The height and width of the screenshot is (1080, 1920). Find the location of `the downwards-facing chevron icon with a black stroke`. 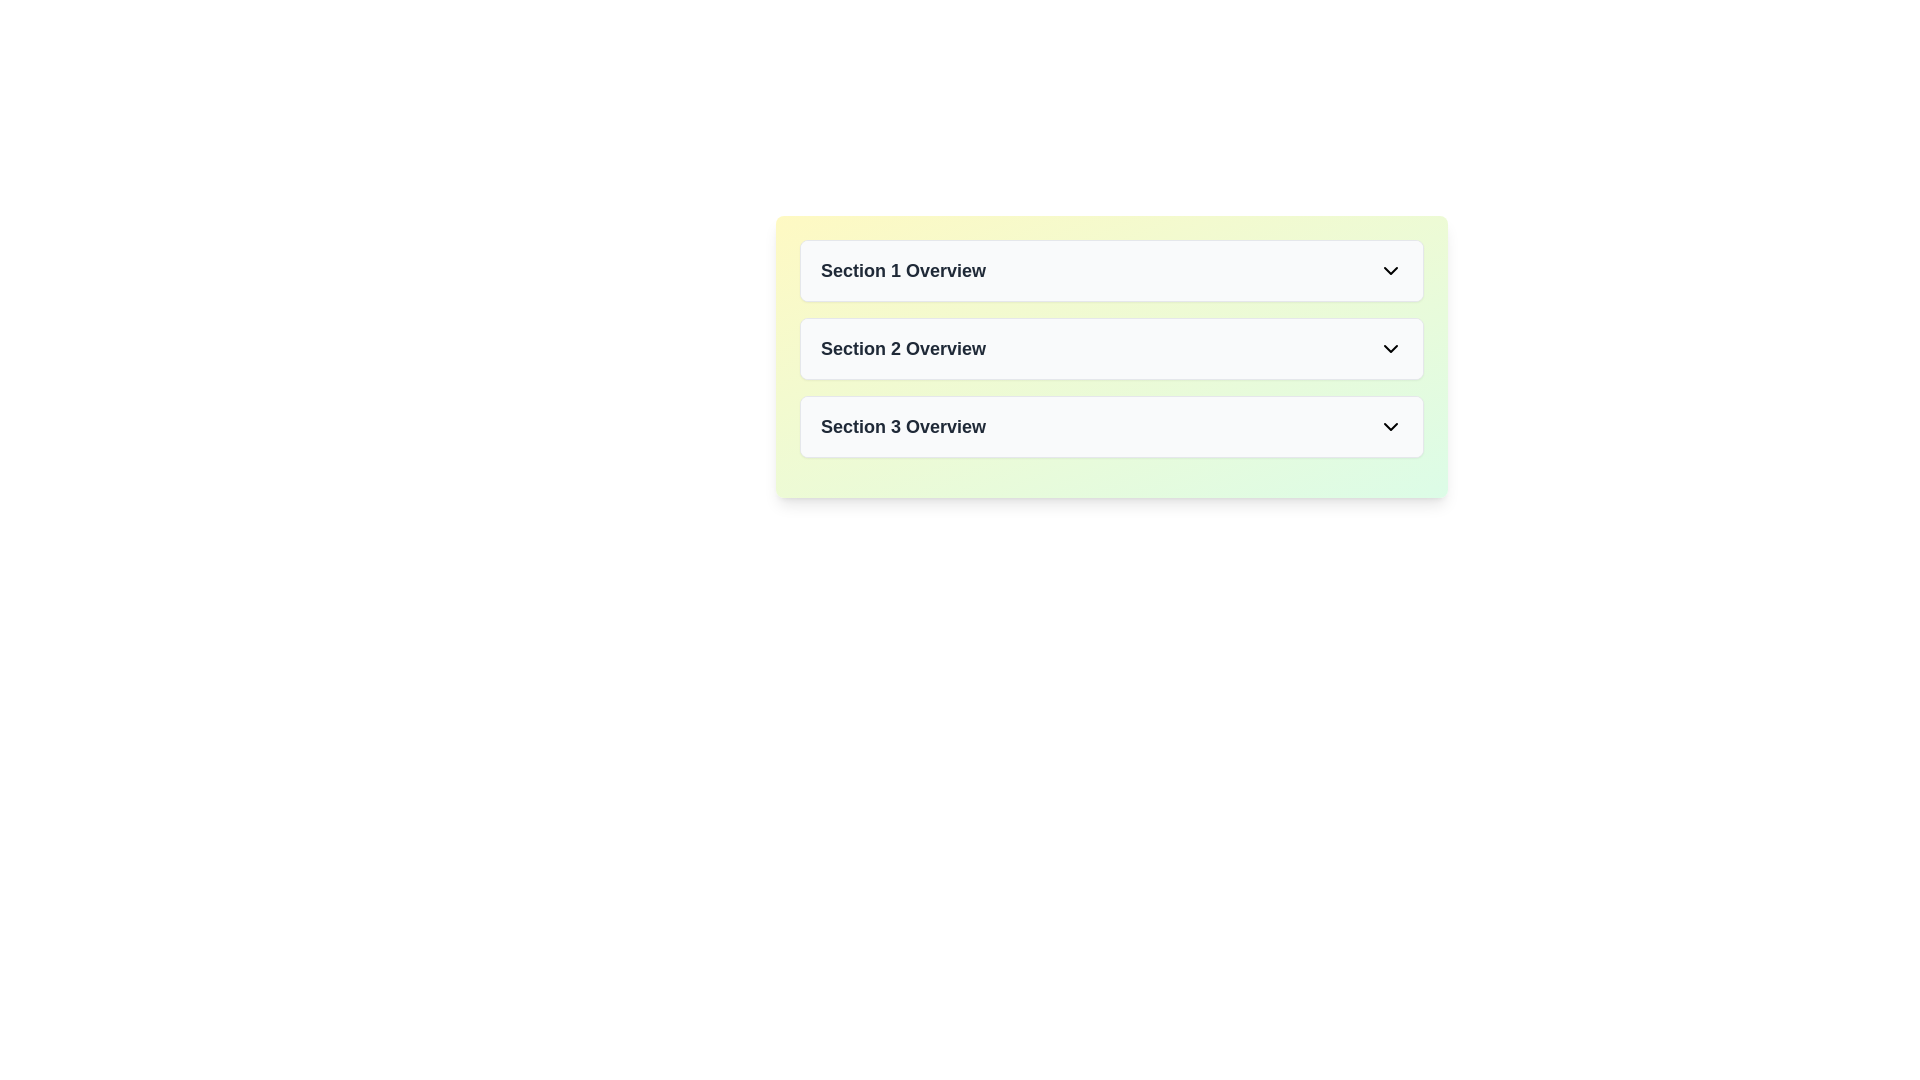

the downwards-facing chevron icon with a black stroke is located at coordinates (1390, 270).